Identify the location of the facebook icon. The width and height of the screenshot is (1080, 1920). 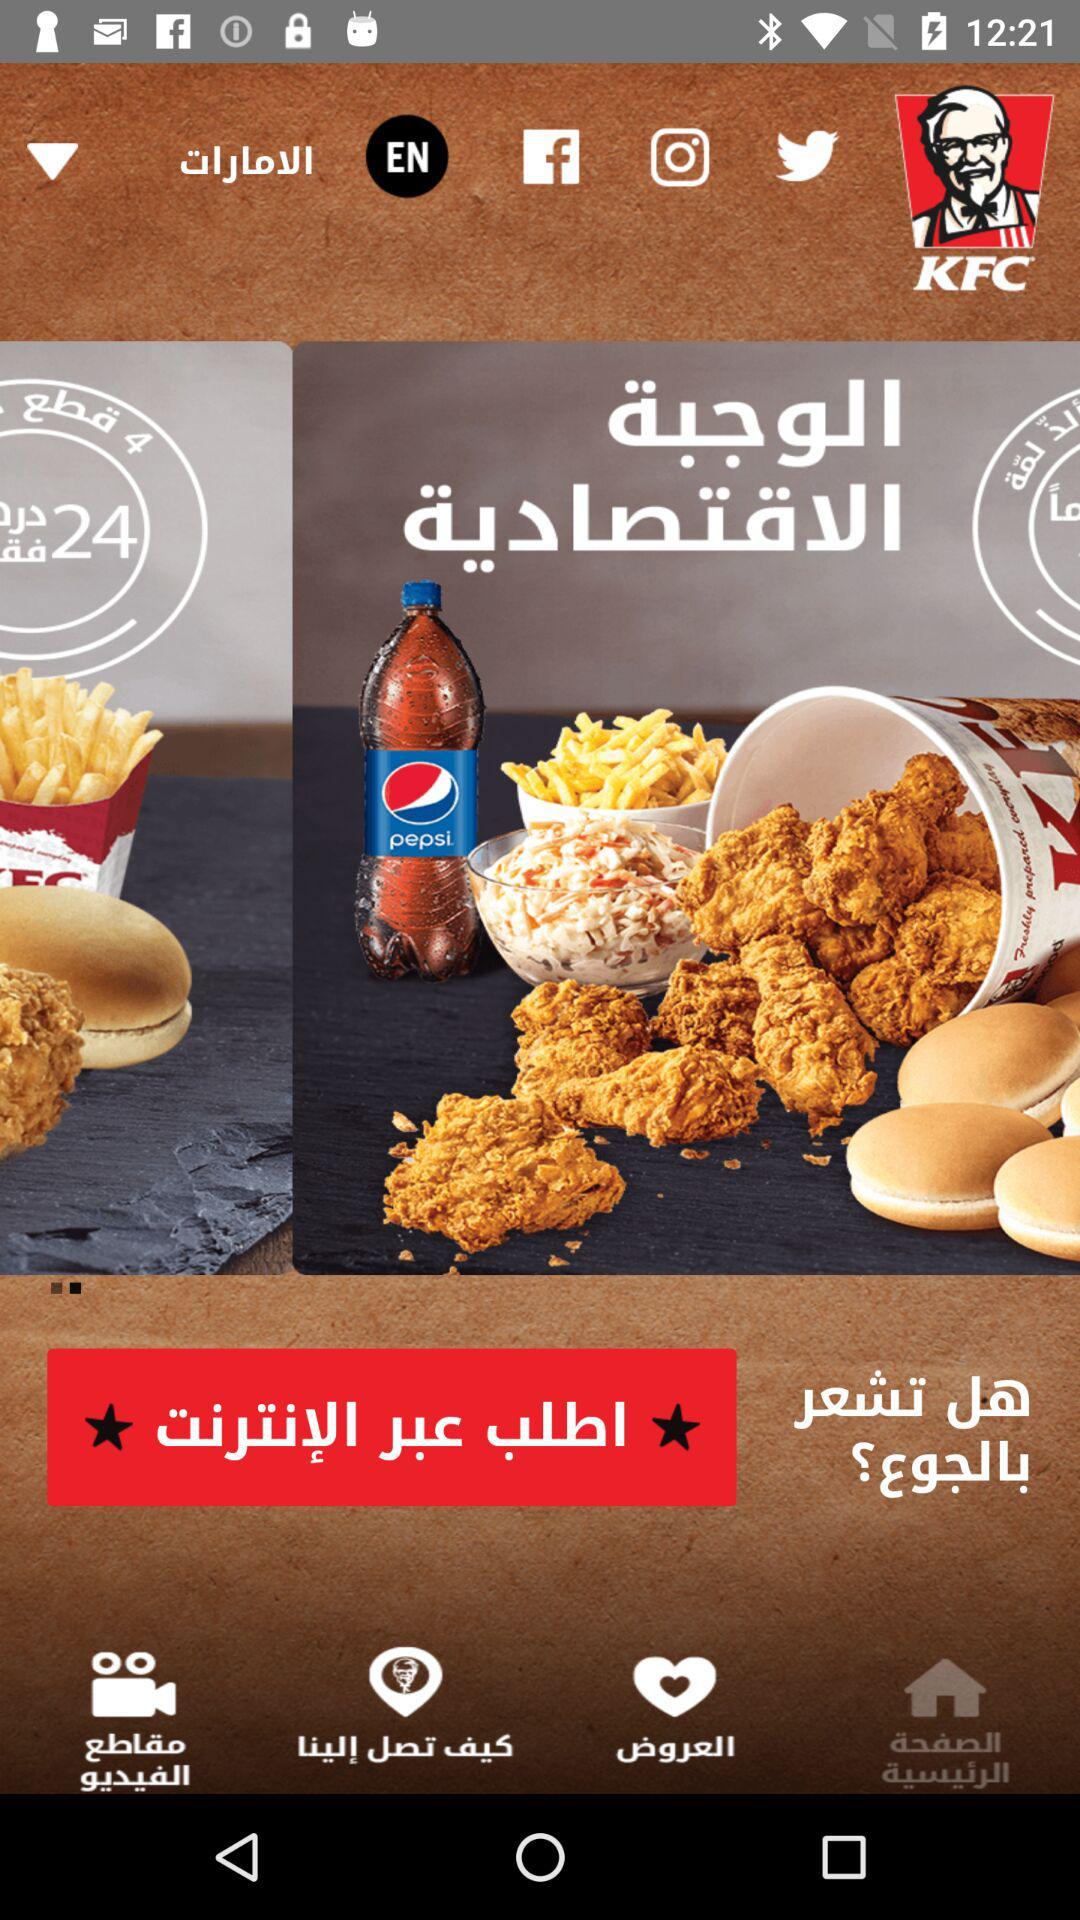
(551, 155).